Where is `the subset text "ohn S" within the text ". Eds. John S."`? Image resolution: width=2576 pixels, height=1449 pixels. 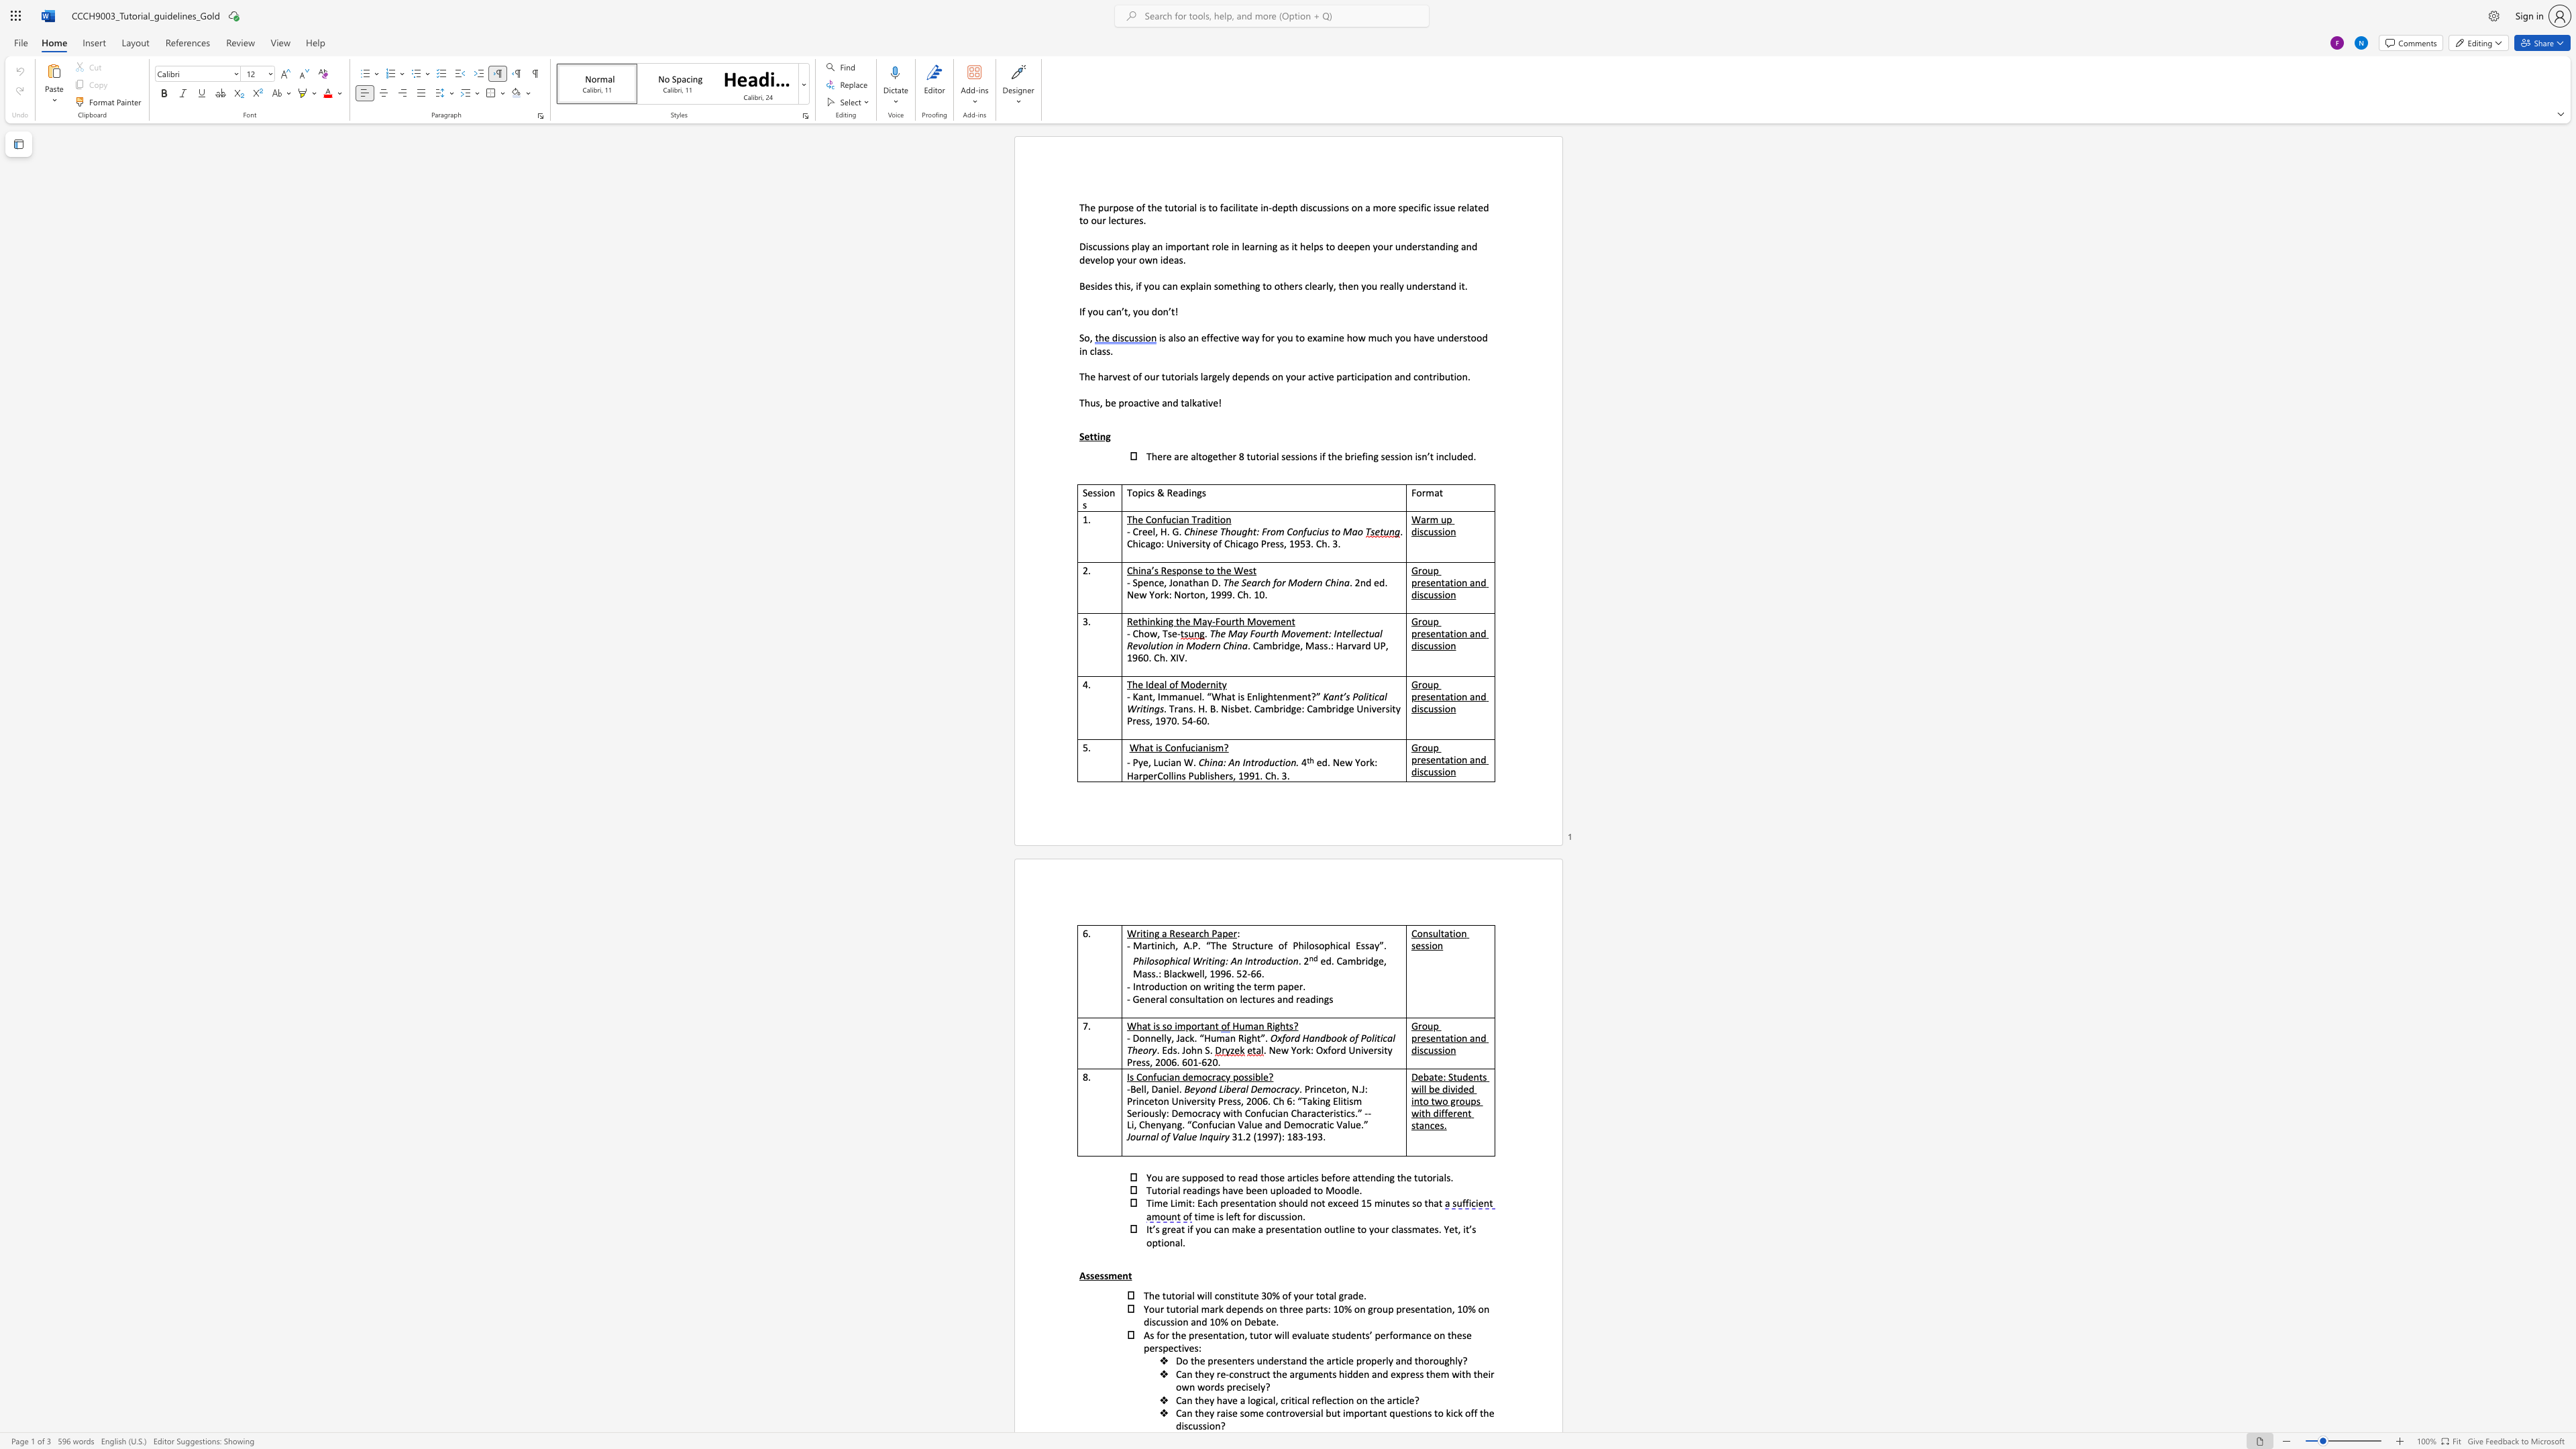 the subset text "ohn S" within the text ". Eds. John S." is located at coordinates (1185, 1049).